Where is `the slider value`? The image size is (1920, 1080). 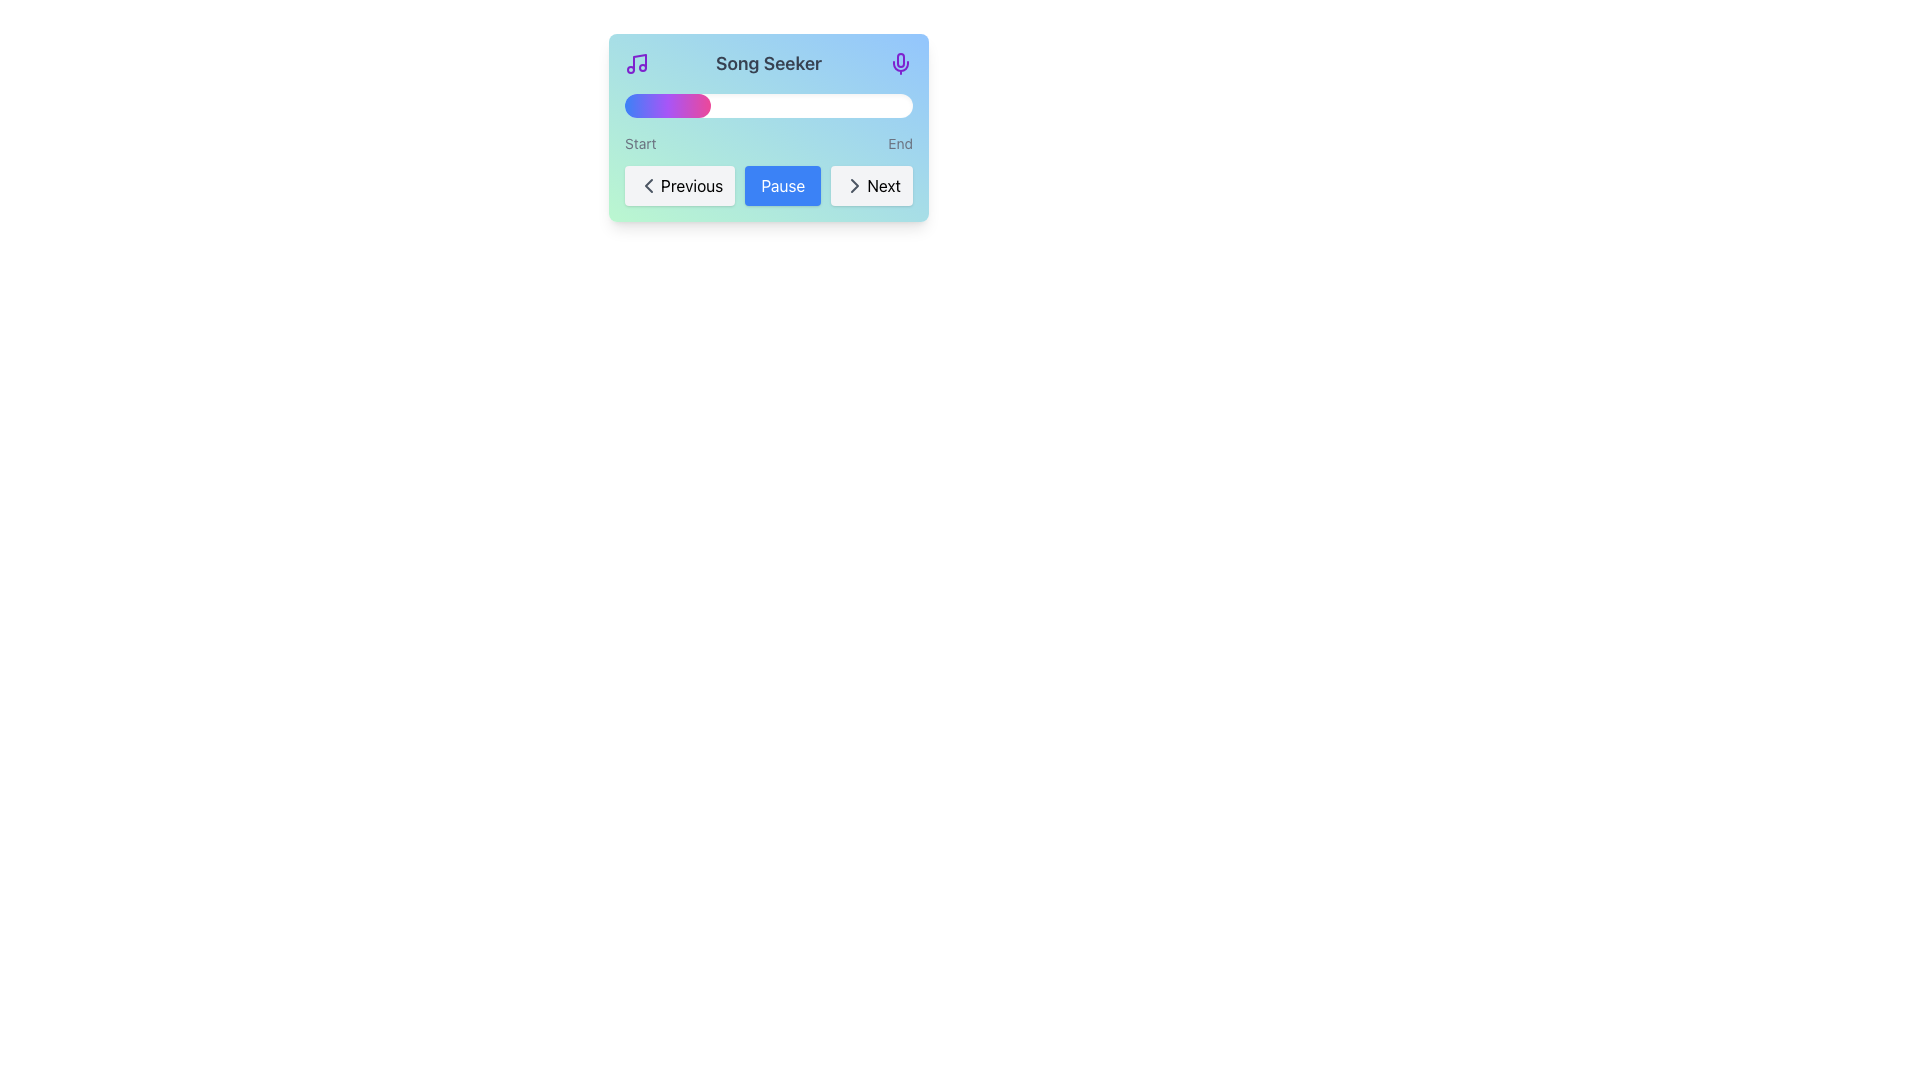
the slider value is located at coordinates (730, 105).